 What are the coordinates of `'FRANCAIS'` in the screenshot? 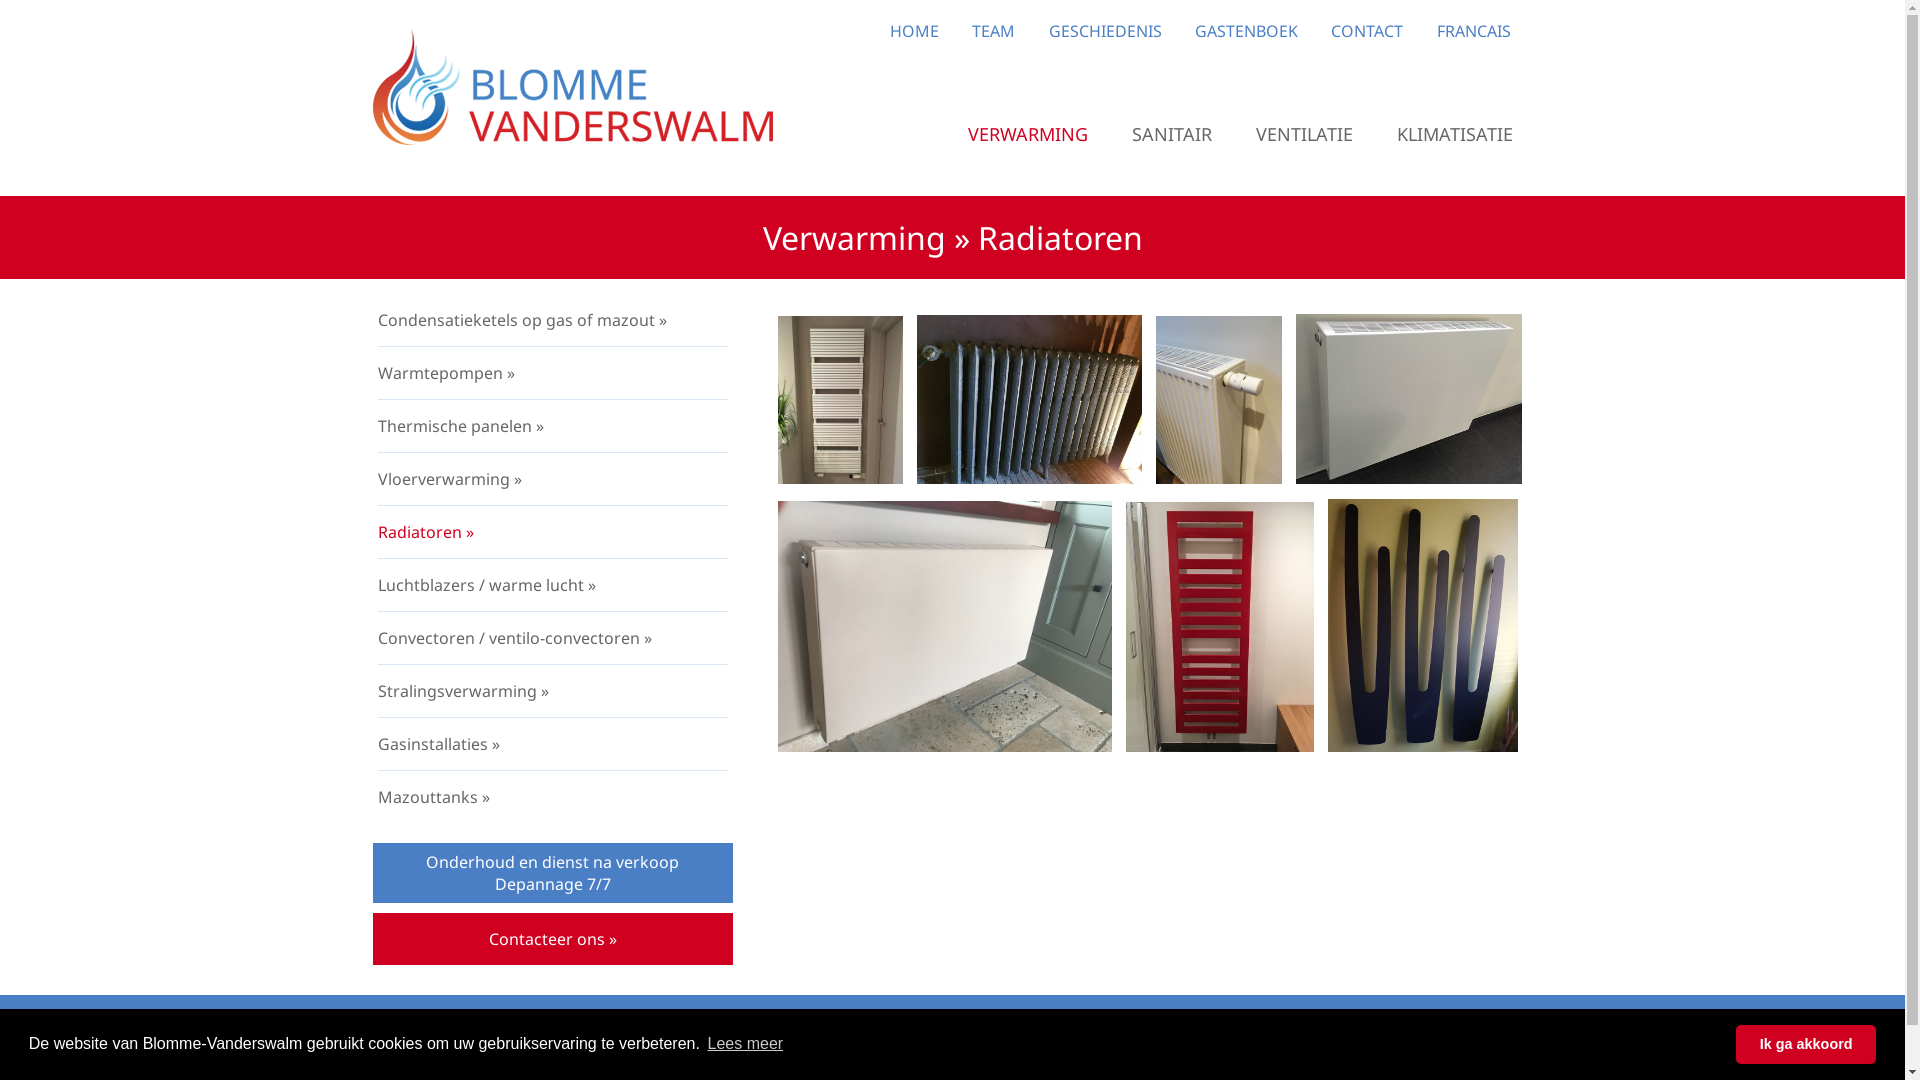 It's located at (1473, 30).